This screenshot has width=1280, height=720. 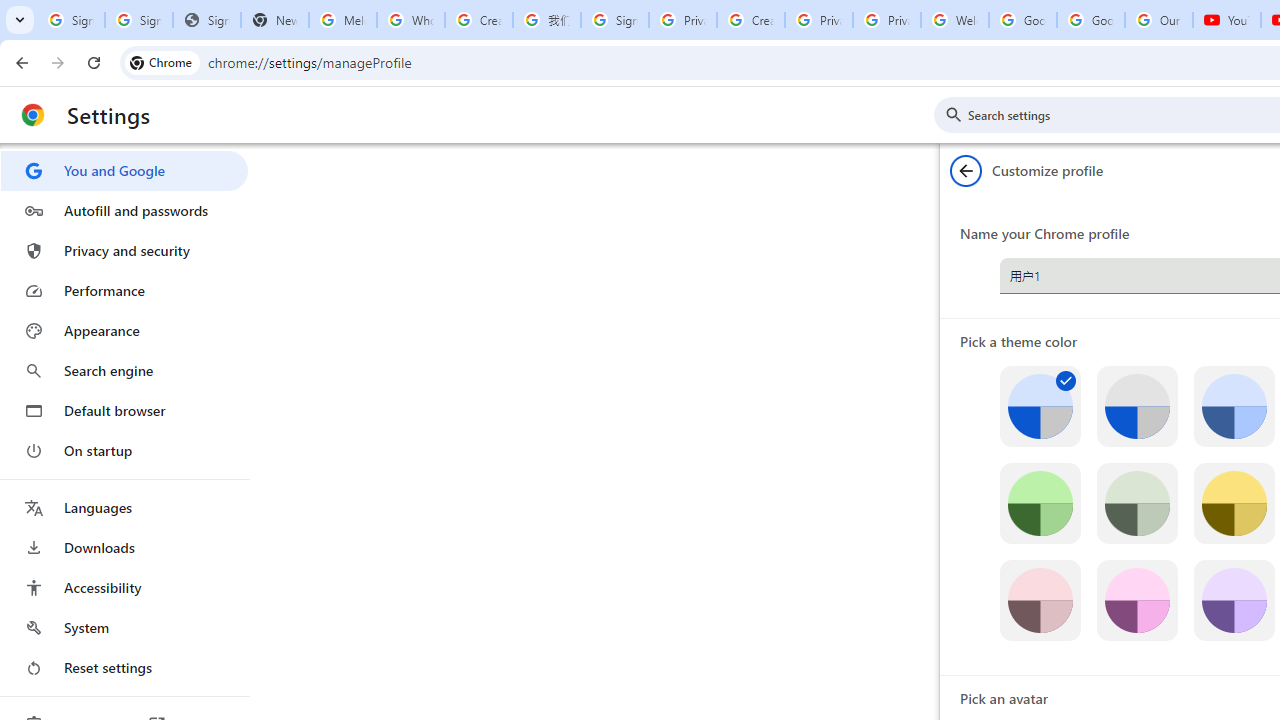 What do you see at coordinates (123, 586) in the screenshot?
I see `'Accessibility'` at bounding box center [123, 586].